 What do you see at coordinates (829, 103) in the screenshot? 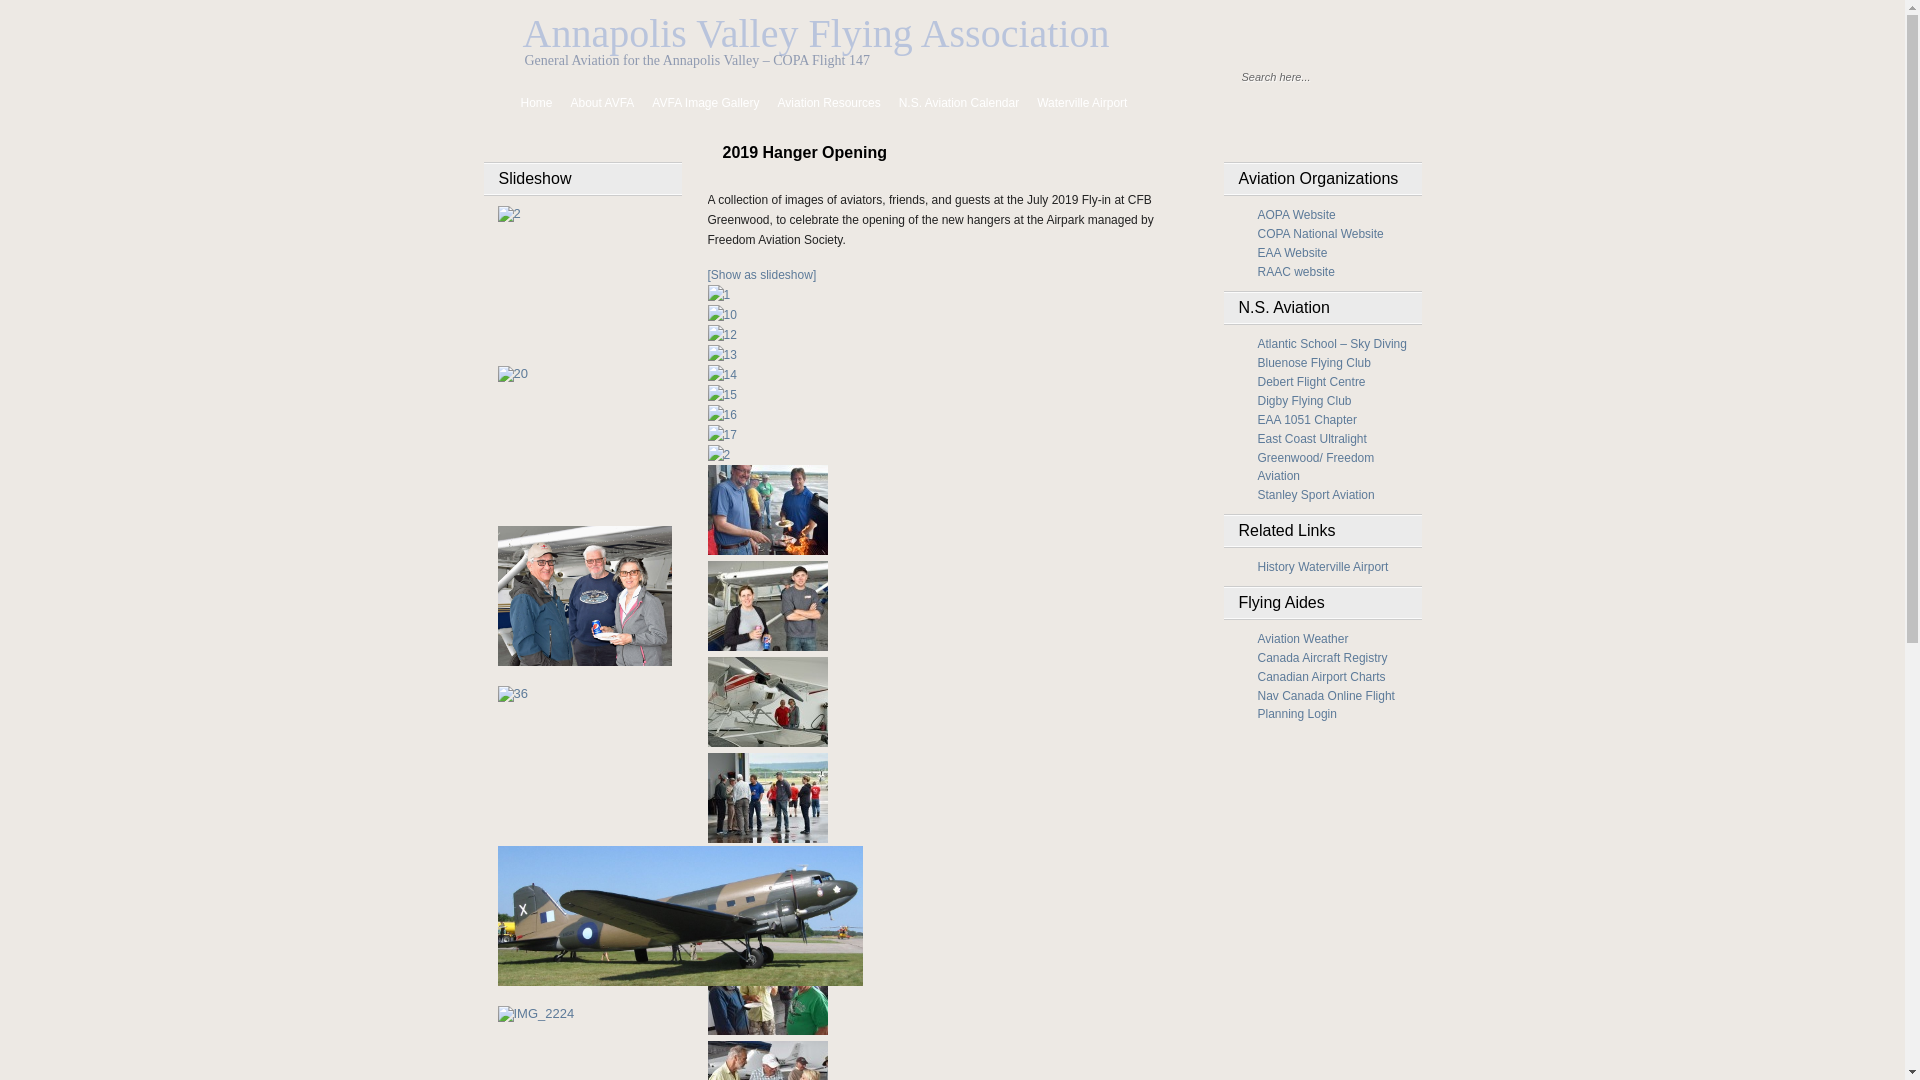
I see `'Aviation Resources'` at bounding box center [829, 103].